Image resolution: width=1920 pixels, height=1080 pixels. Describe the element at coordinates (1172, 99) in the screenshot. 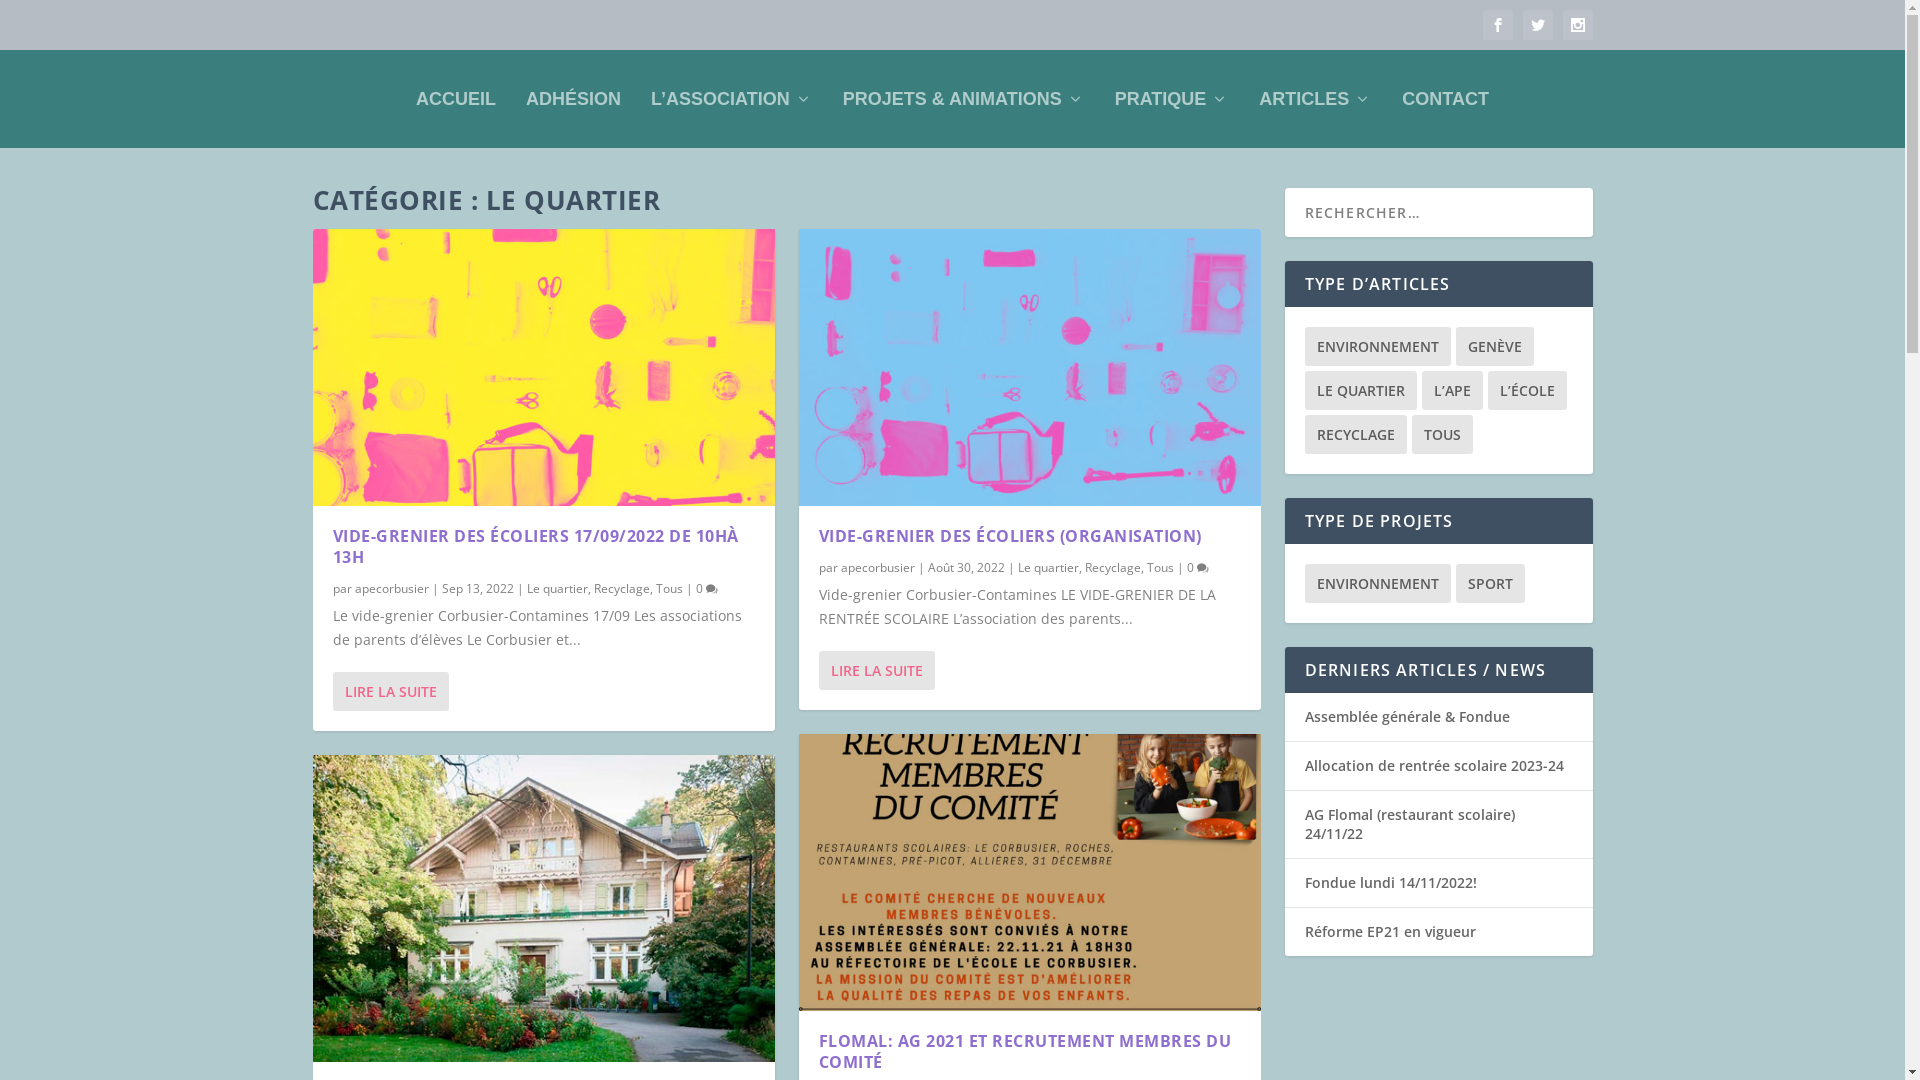

I see `'PRATIQUE'` at that location.